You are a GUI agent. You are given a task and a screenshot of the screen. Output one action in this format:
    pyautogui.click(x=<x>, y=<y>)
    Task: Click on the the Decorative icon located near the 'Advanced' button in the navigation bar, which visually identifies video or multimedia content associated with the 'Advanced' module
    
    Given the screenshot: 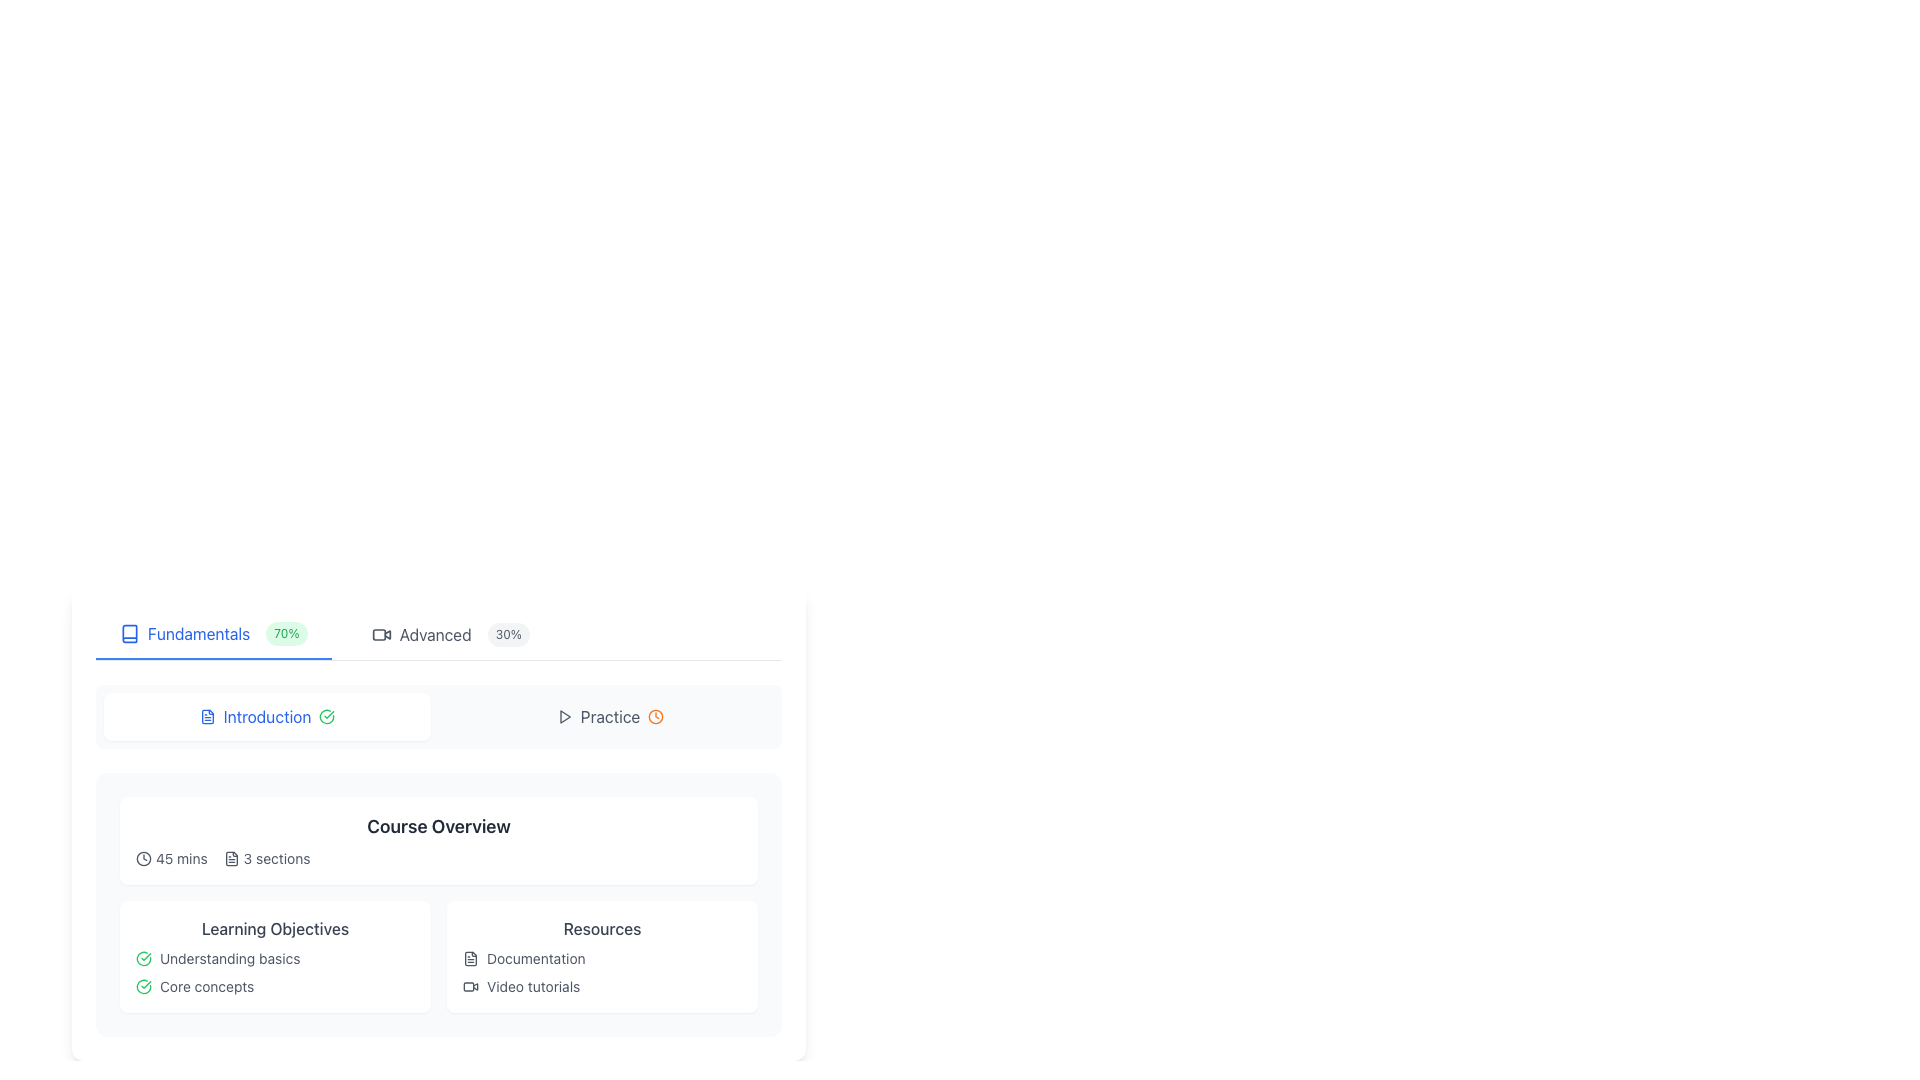 What is the action you would take?
    pyautogui.click(x=381, y=635)
    